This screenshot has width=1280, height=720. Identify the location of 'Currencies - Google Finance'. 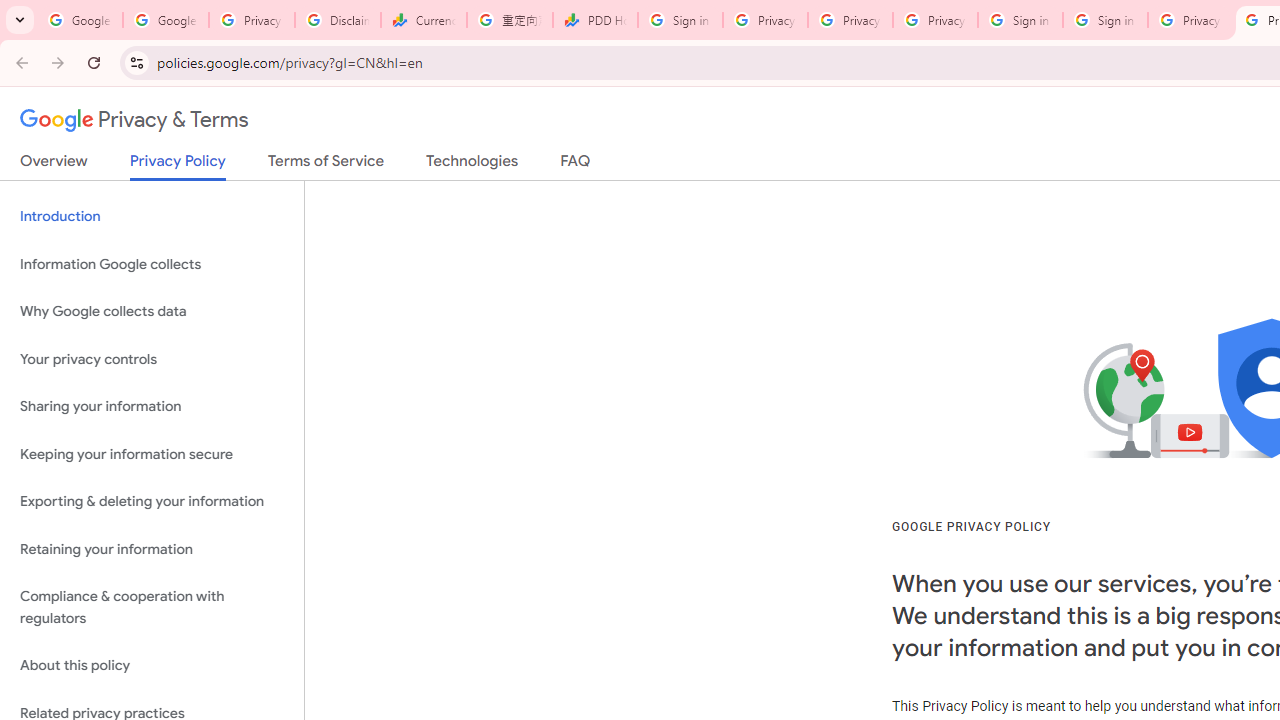
(423, 20).